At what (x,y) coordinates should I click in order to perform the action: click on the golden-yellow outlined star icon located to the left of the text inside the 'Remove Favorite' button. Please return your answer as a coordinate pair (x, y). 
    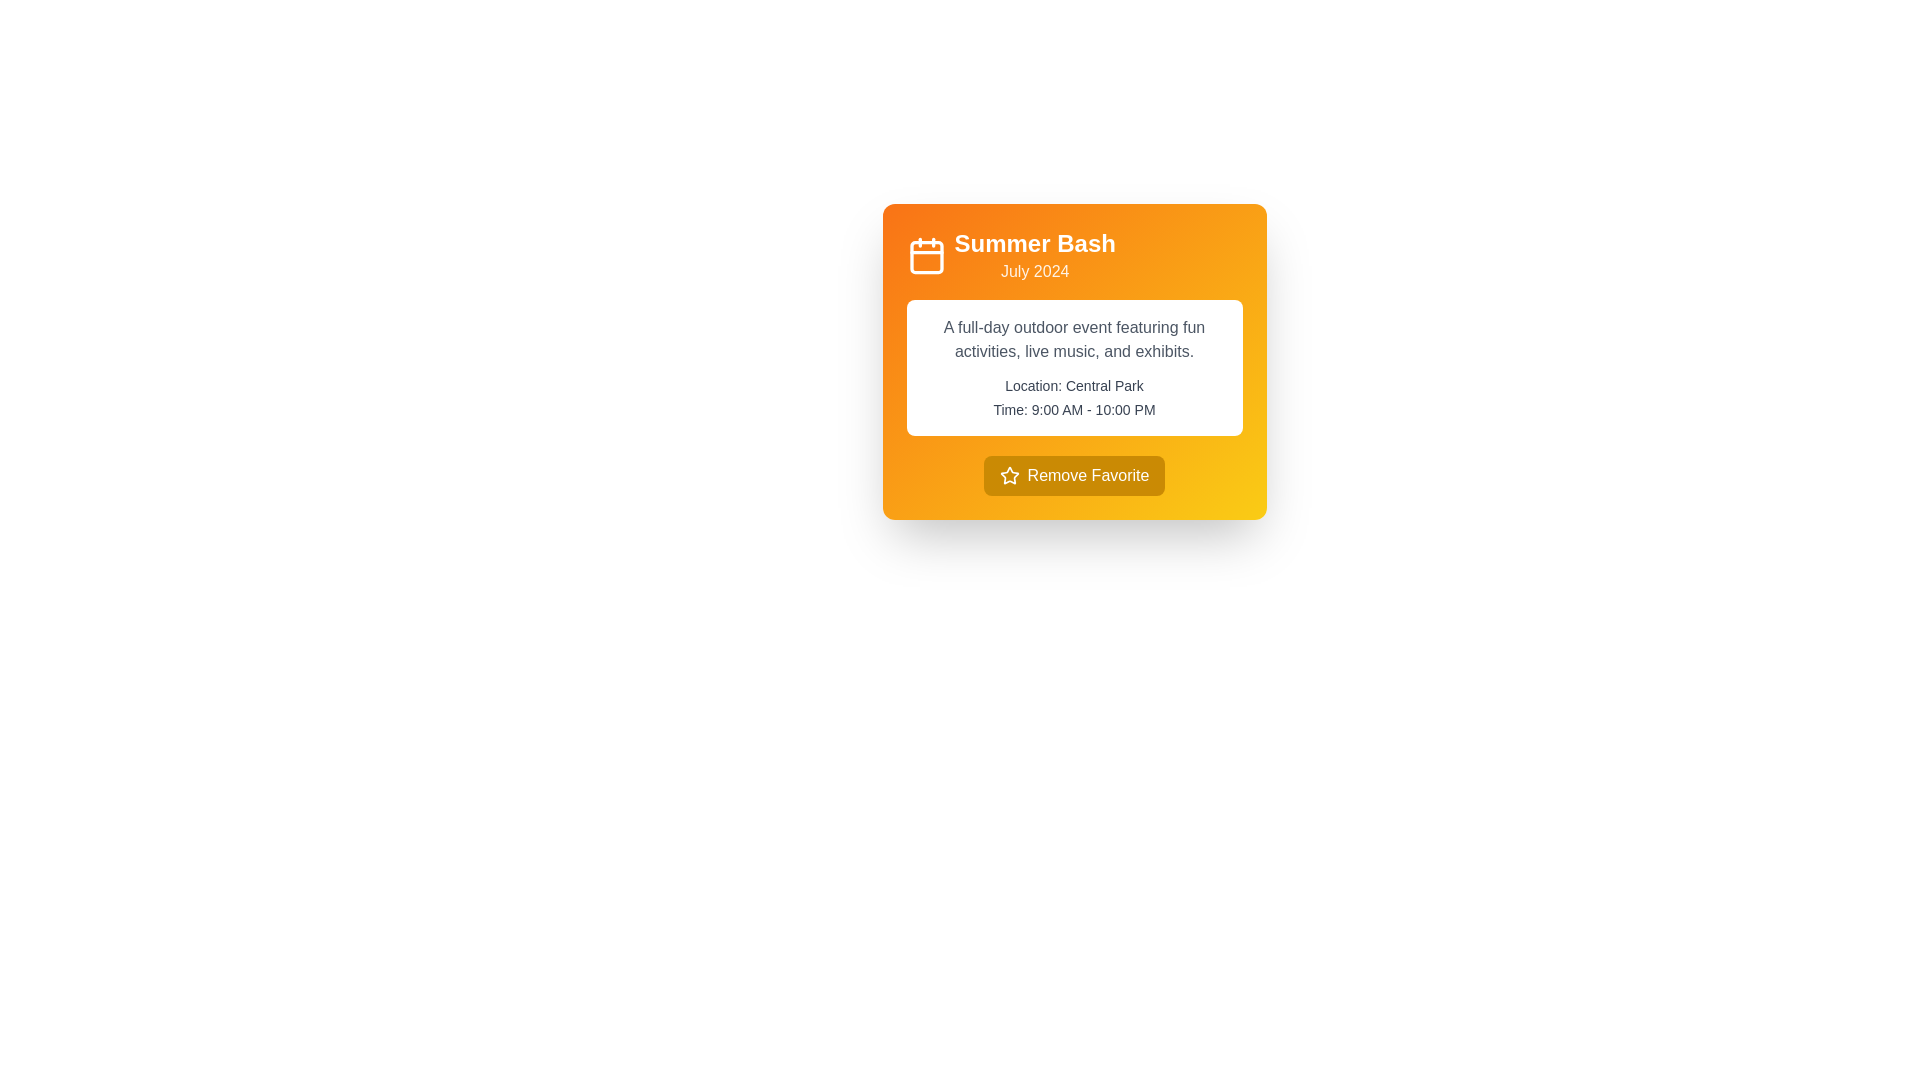
    Looking at the image, I should click on (1009, 475).